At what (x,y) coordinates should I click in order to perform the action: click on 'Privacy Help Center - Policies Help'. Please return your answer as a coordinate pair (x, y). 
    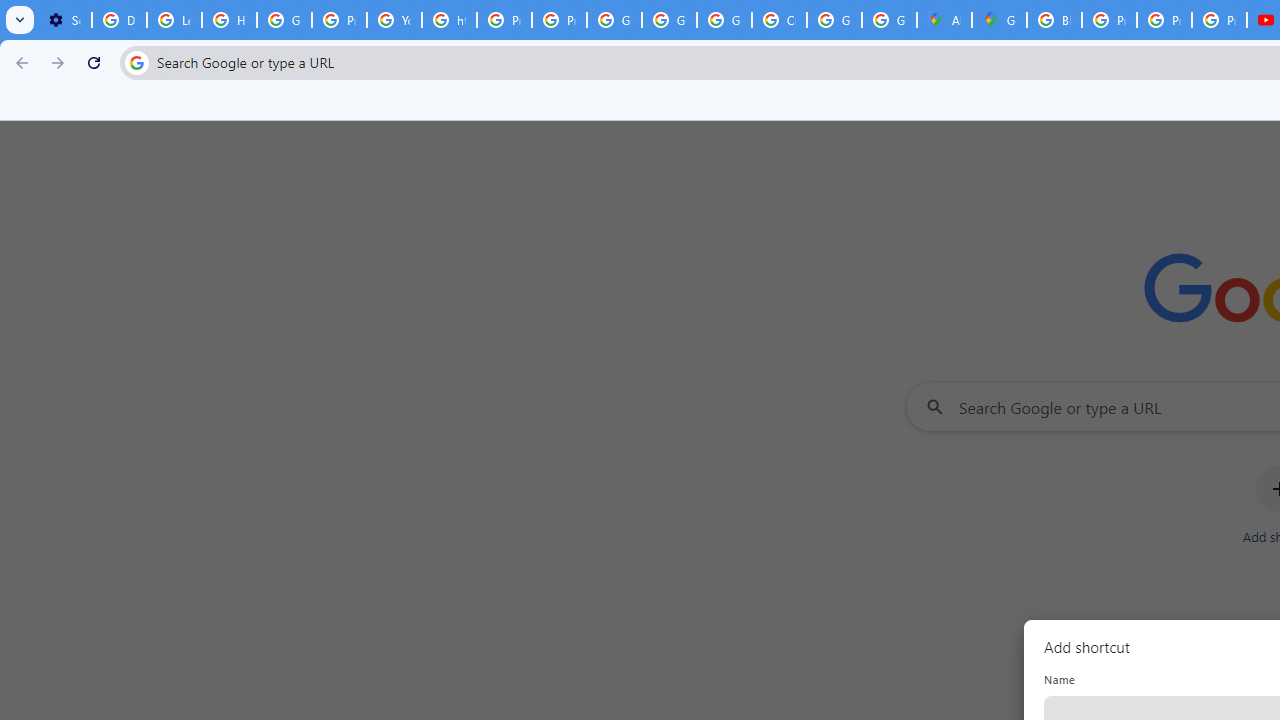
    Looking at the image, I should click on (1108, 20).